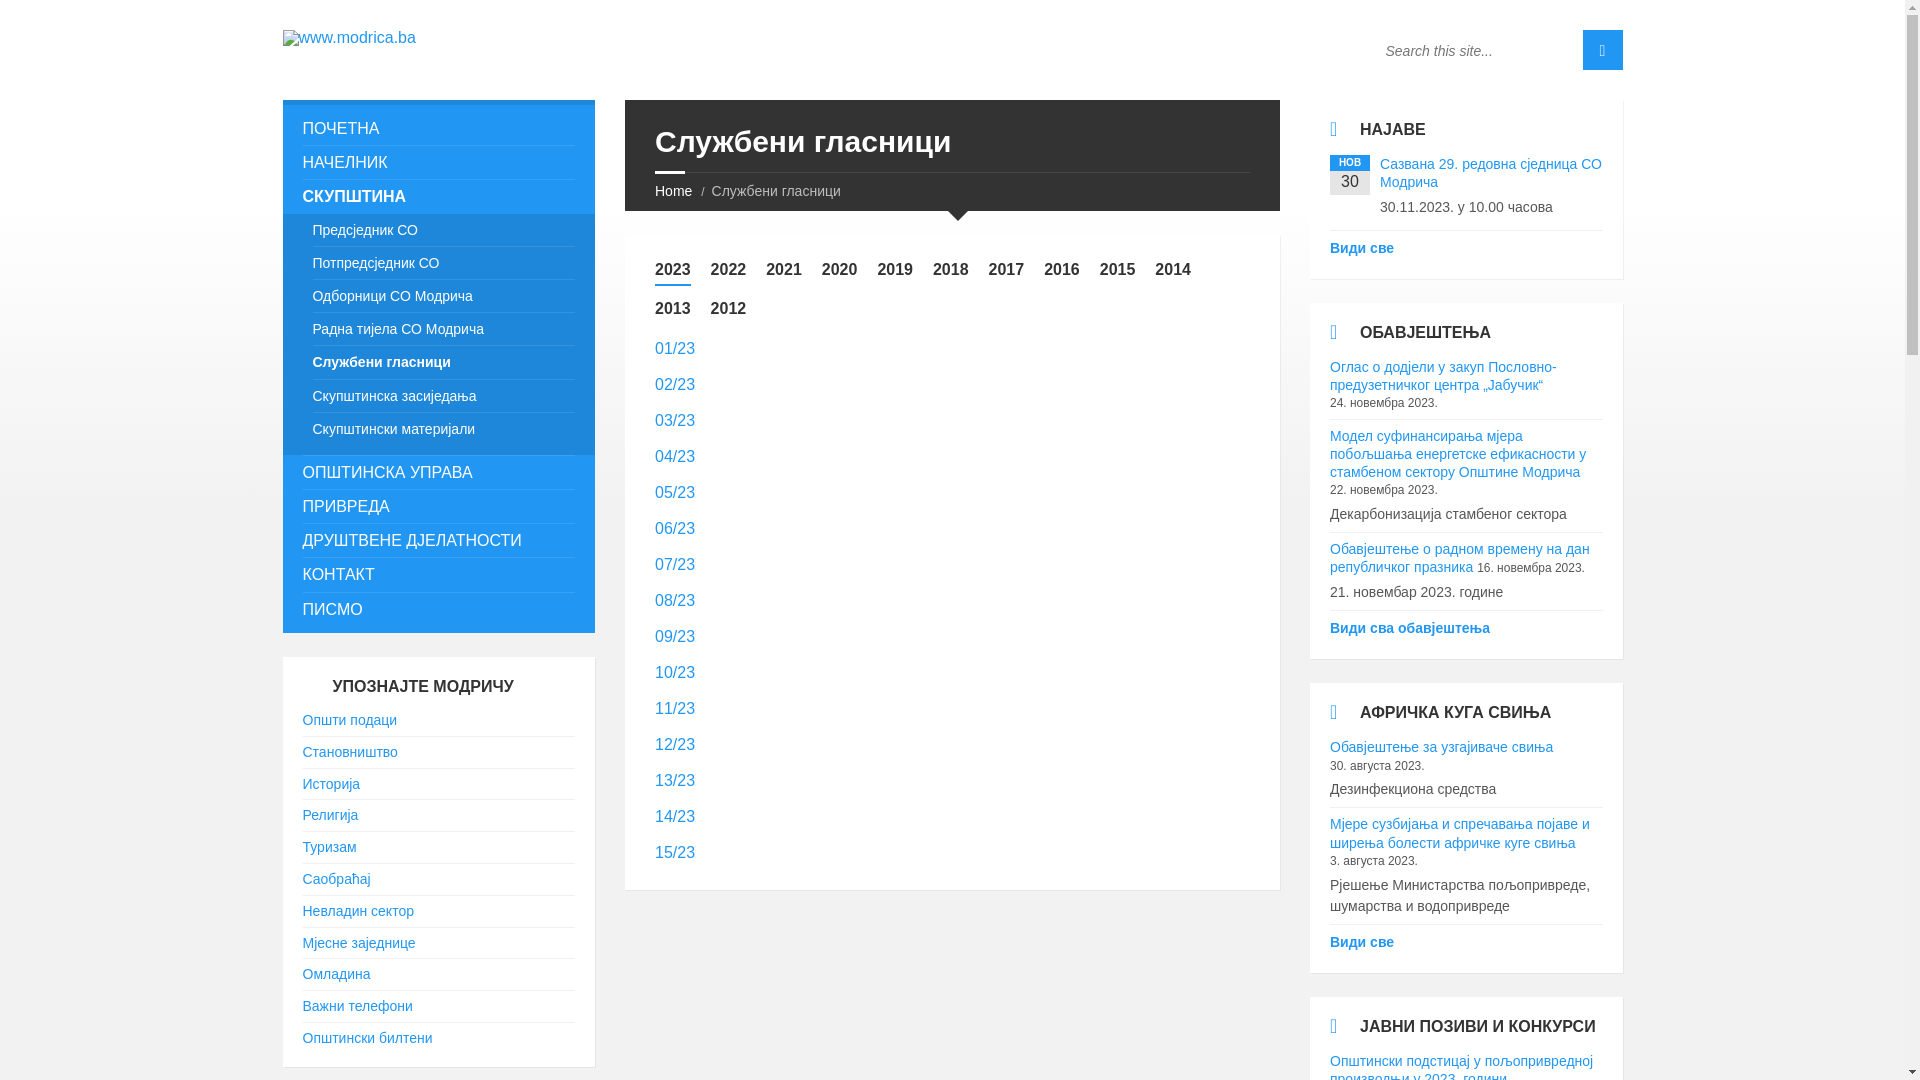 The image size is (1920, 1080). I want to click on '13/23', so click(654, 779).